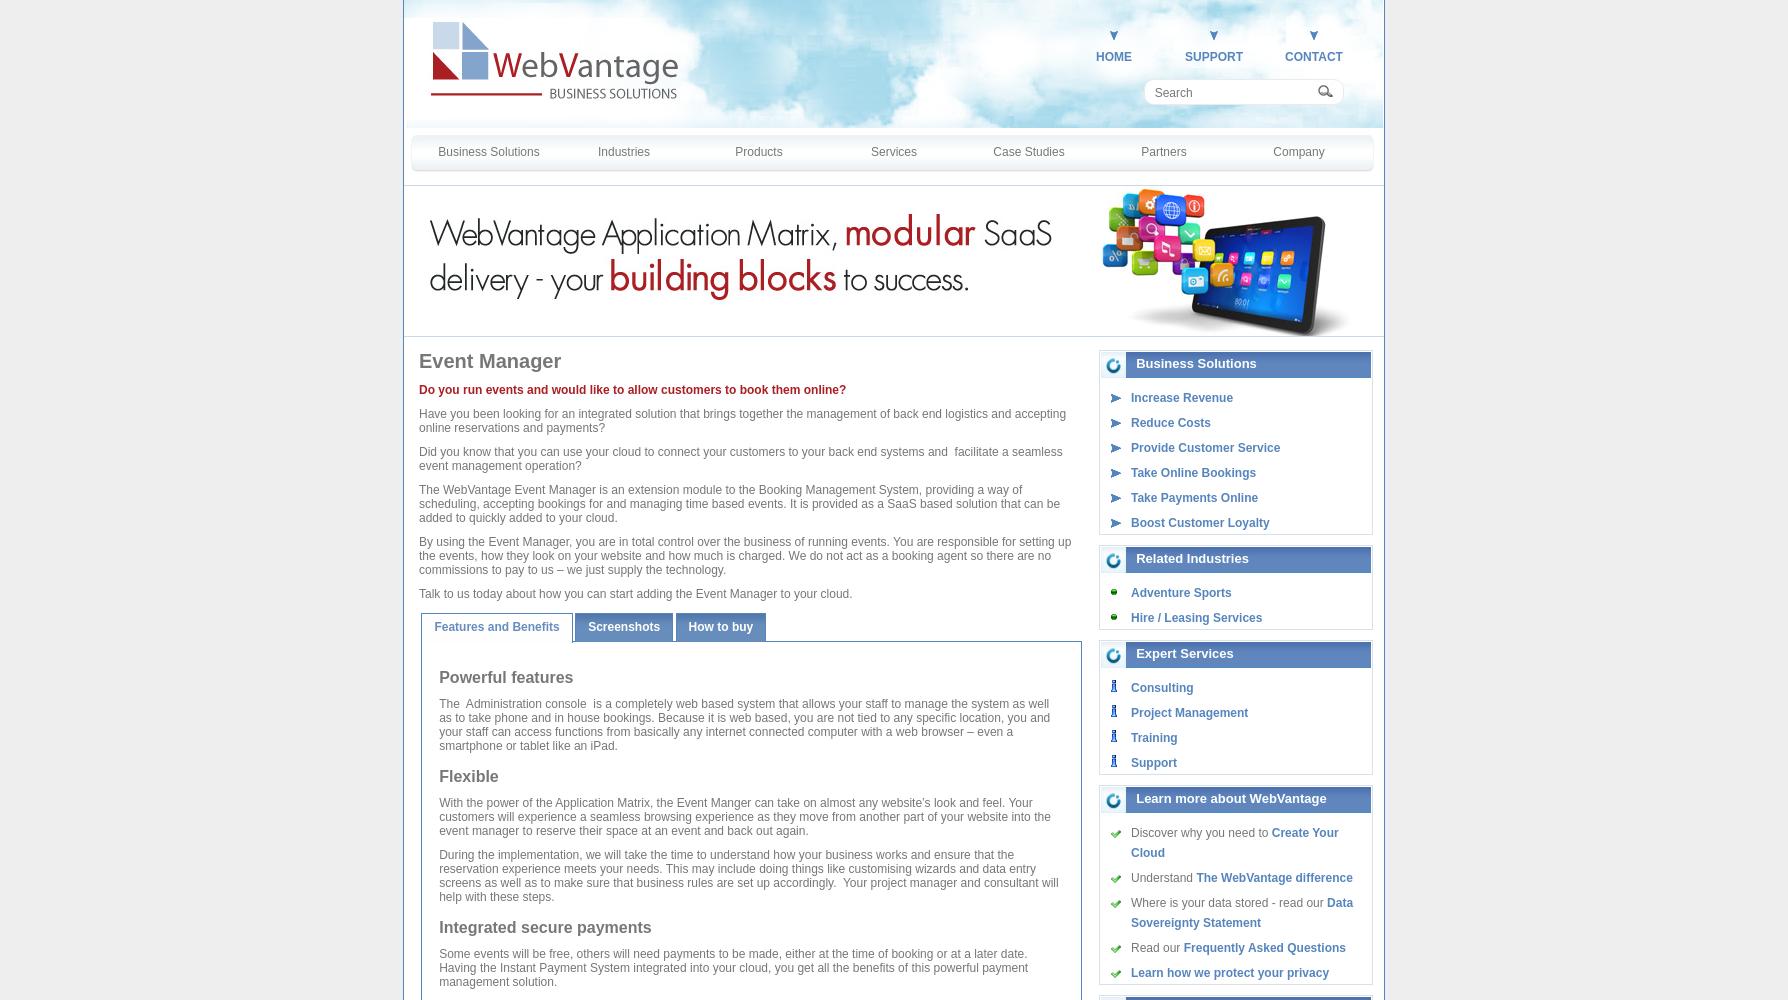 The height and width of the screenshot is (1000, 1788). I want to click on 'Related Industries', so click(1191, 558).